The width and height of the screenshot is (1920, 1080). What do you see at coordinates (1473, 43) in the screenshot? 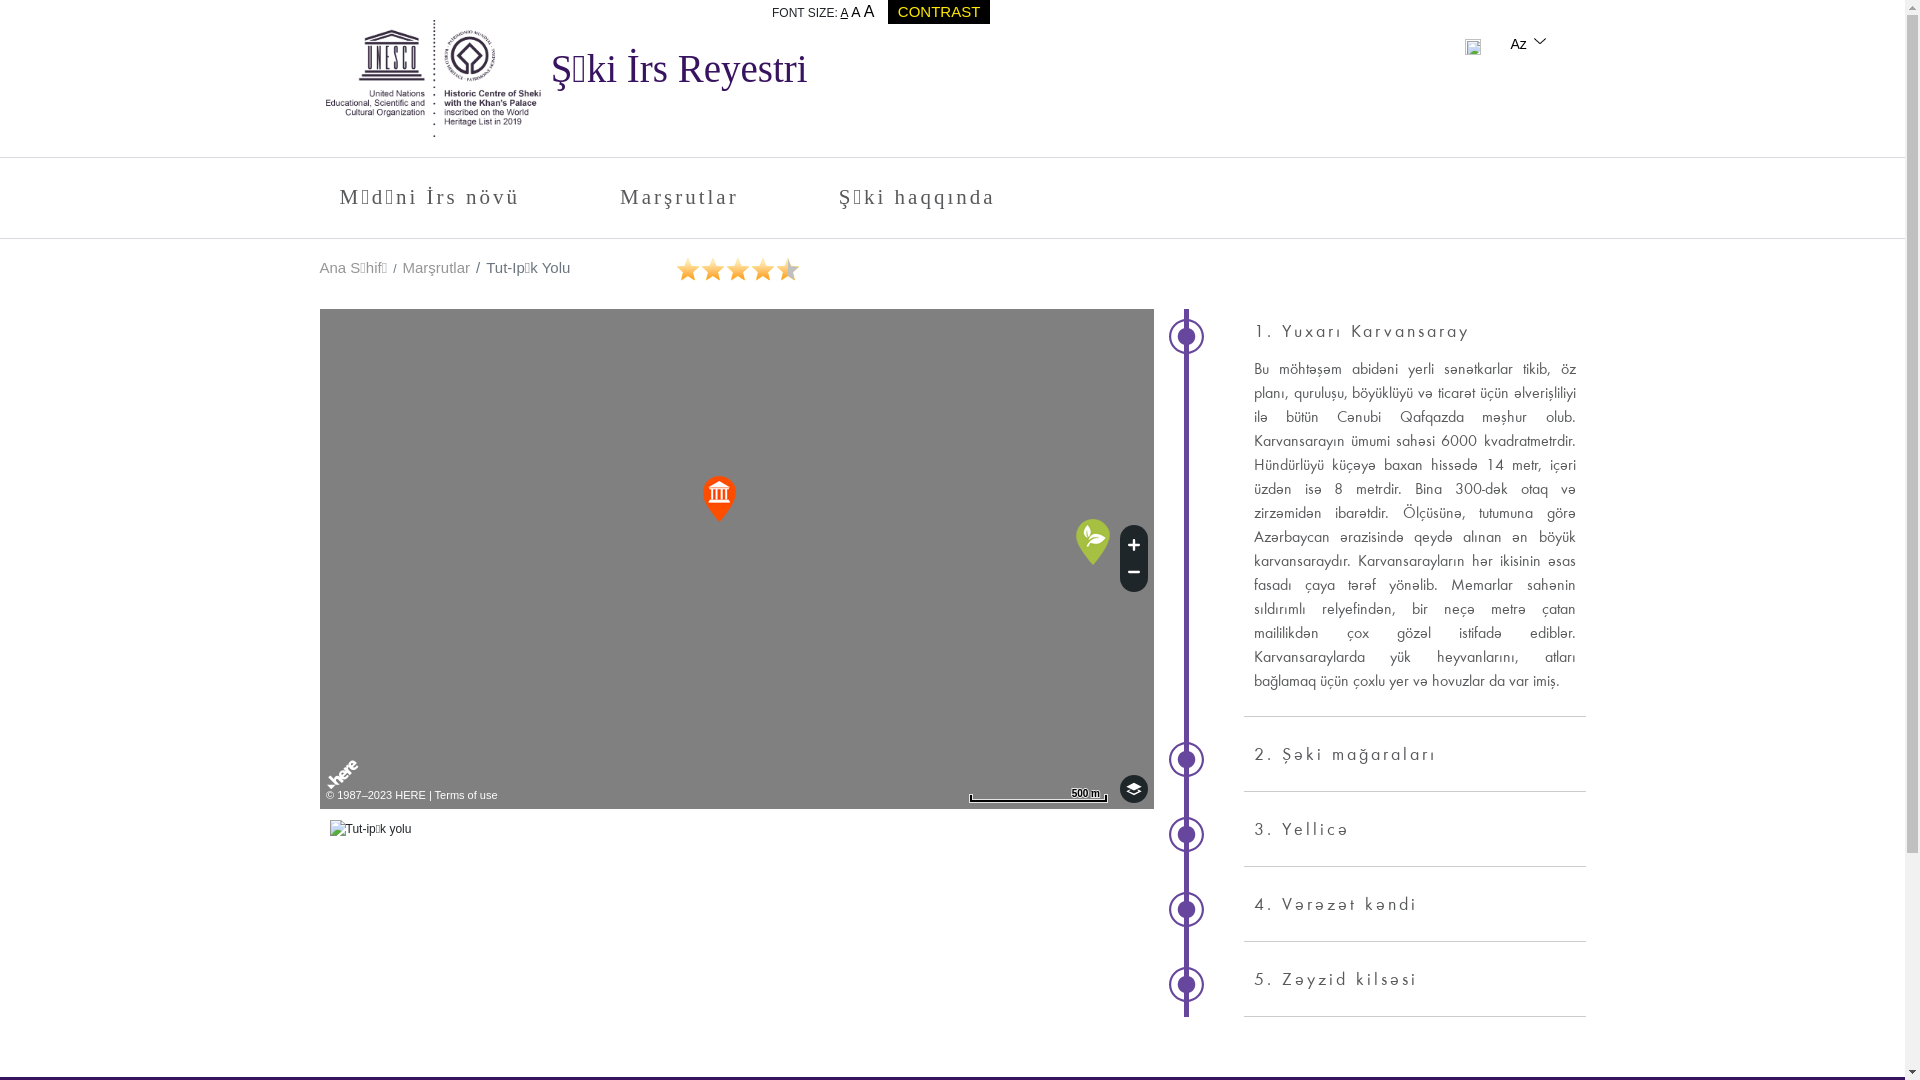
I see `' '` at bounding box center [1473, 43].